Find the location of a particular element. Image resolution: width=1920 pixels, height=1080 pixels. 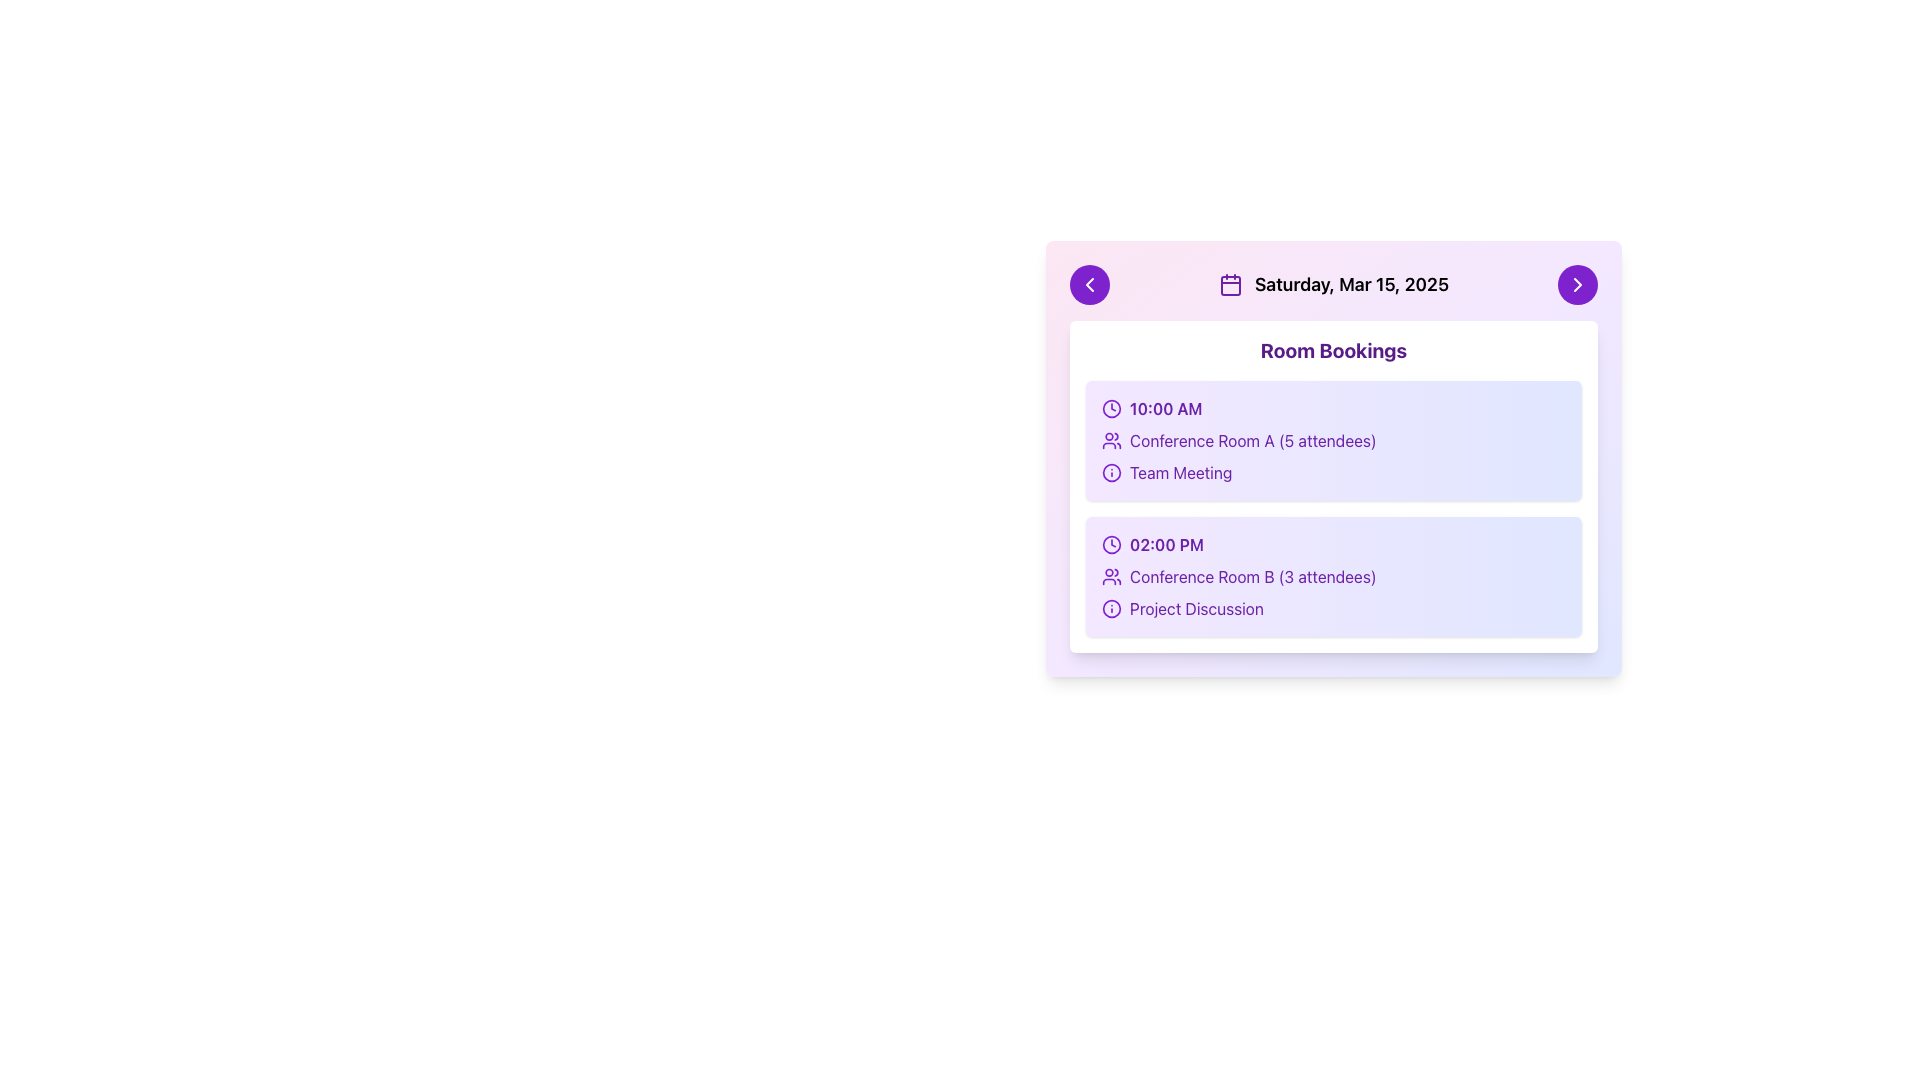

the time indicator icon located to the left of the text '10:00 AM' is located at coordinates (1111, 407).